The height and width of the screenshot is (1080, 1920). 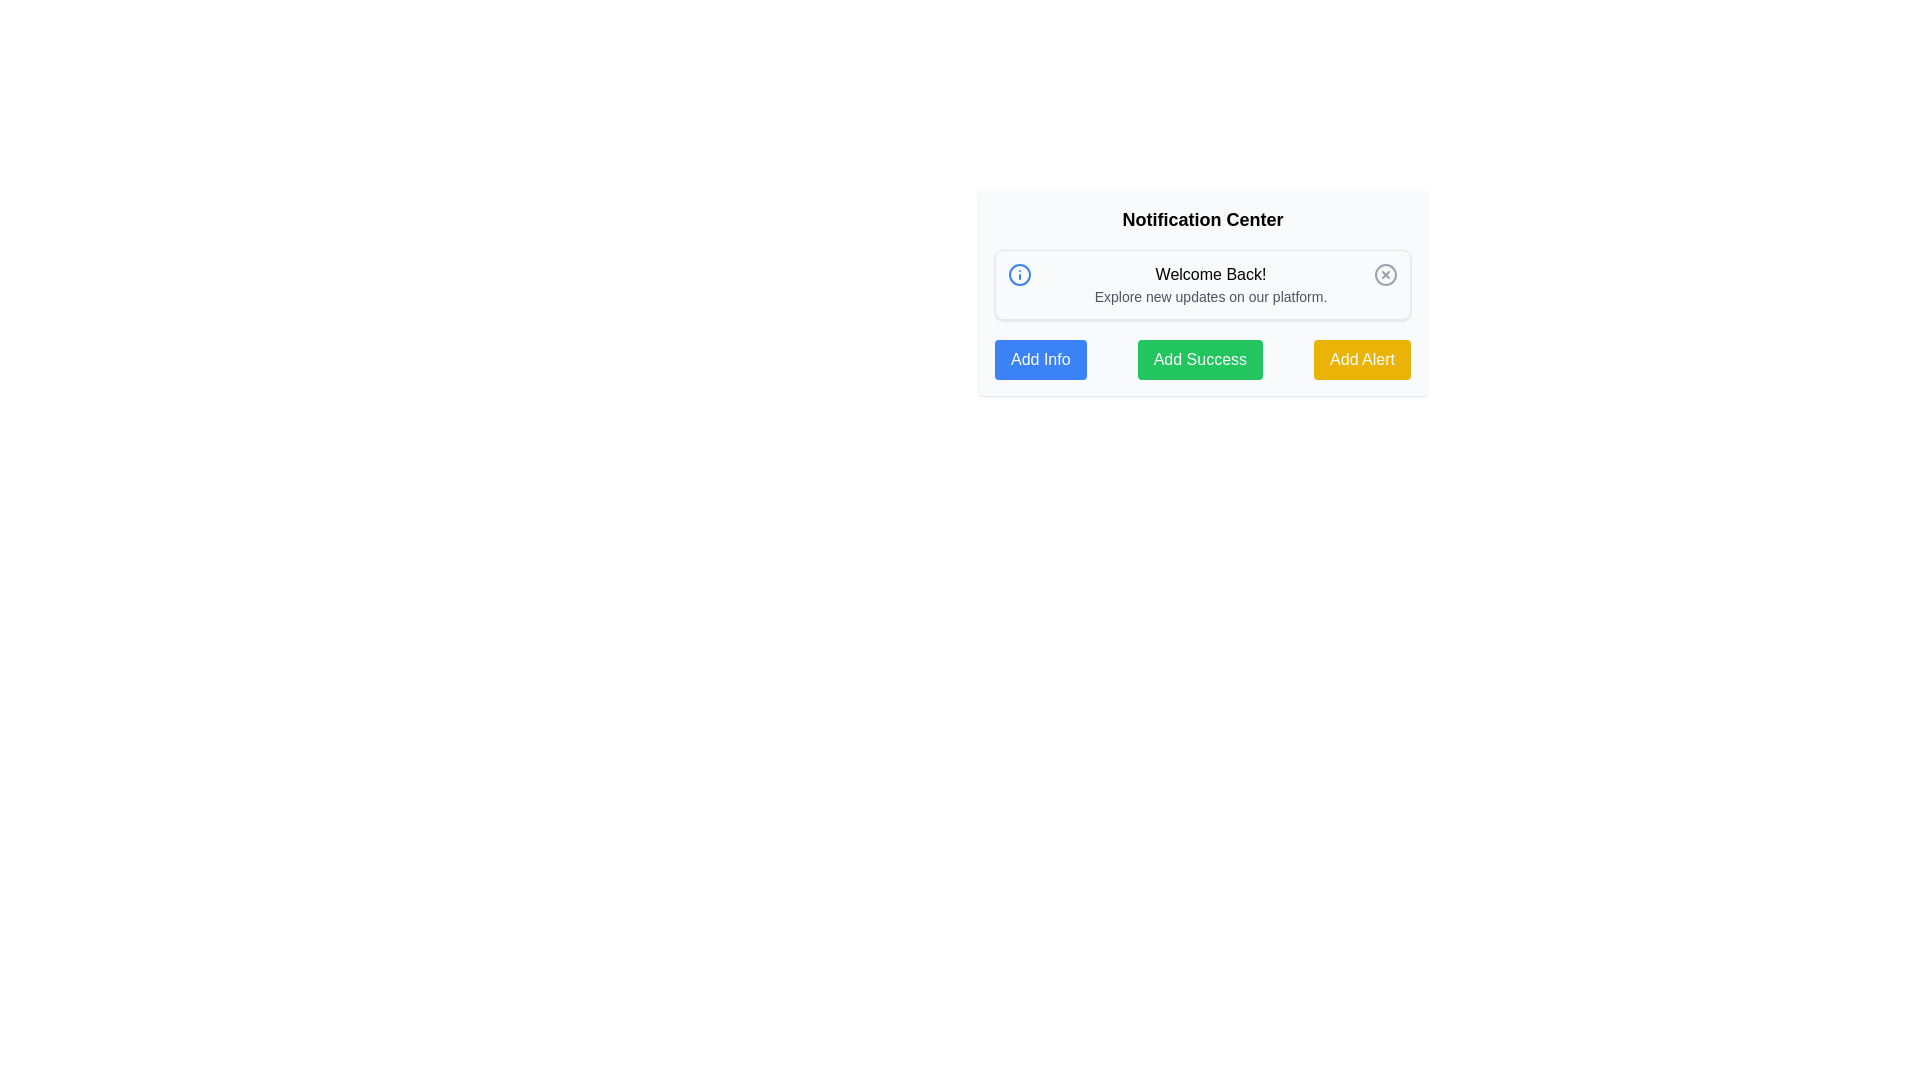 What do you see at coordinates (1019, 274) in the screenshot?
I see `the informational icon located near the top-left corner of the notification box, adjacent to the 'Welcome Back!' header` at bounding box center [1019, 274].